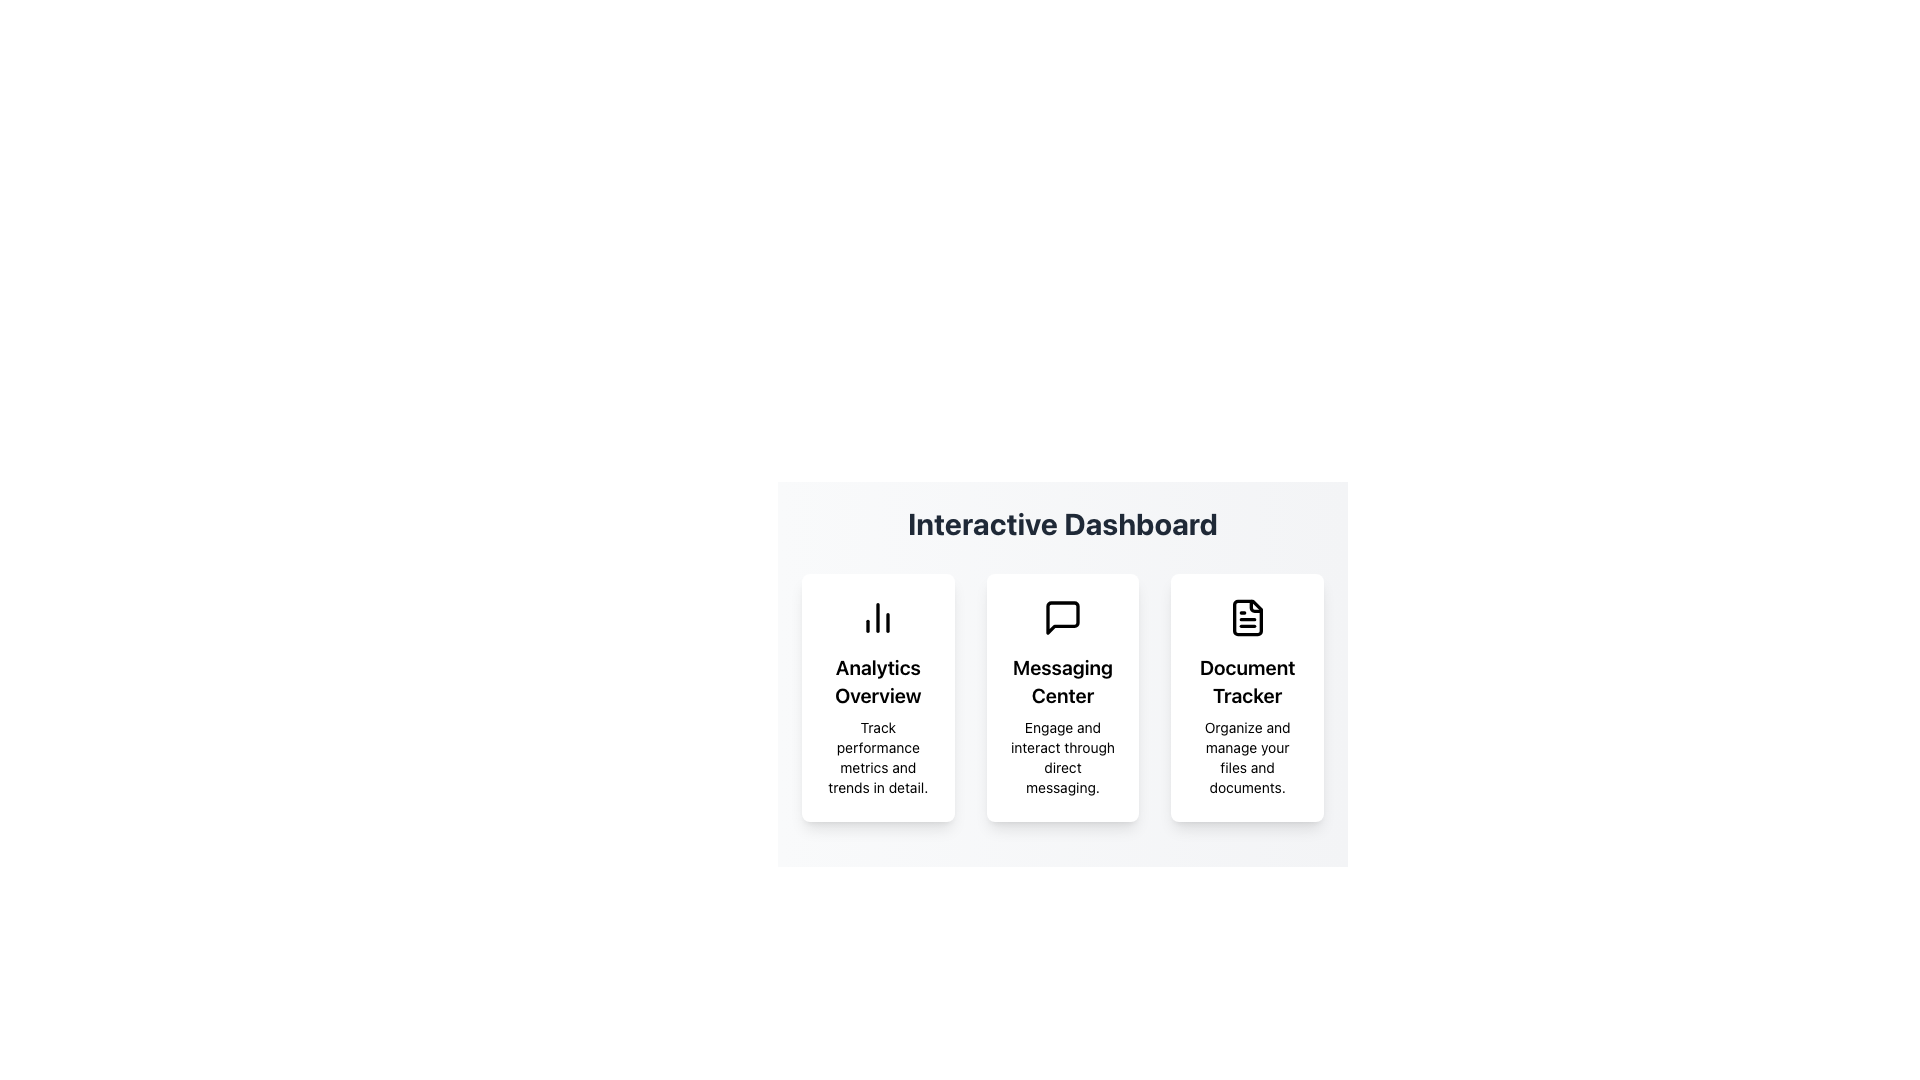 Image resolution: width=1920 pixels, height=1080 pixels. I want to click on the rectangular document icon with three horizontal lines and a folded corner, located in the upper center of the Document Tracker card, so click(1246, 616).